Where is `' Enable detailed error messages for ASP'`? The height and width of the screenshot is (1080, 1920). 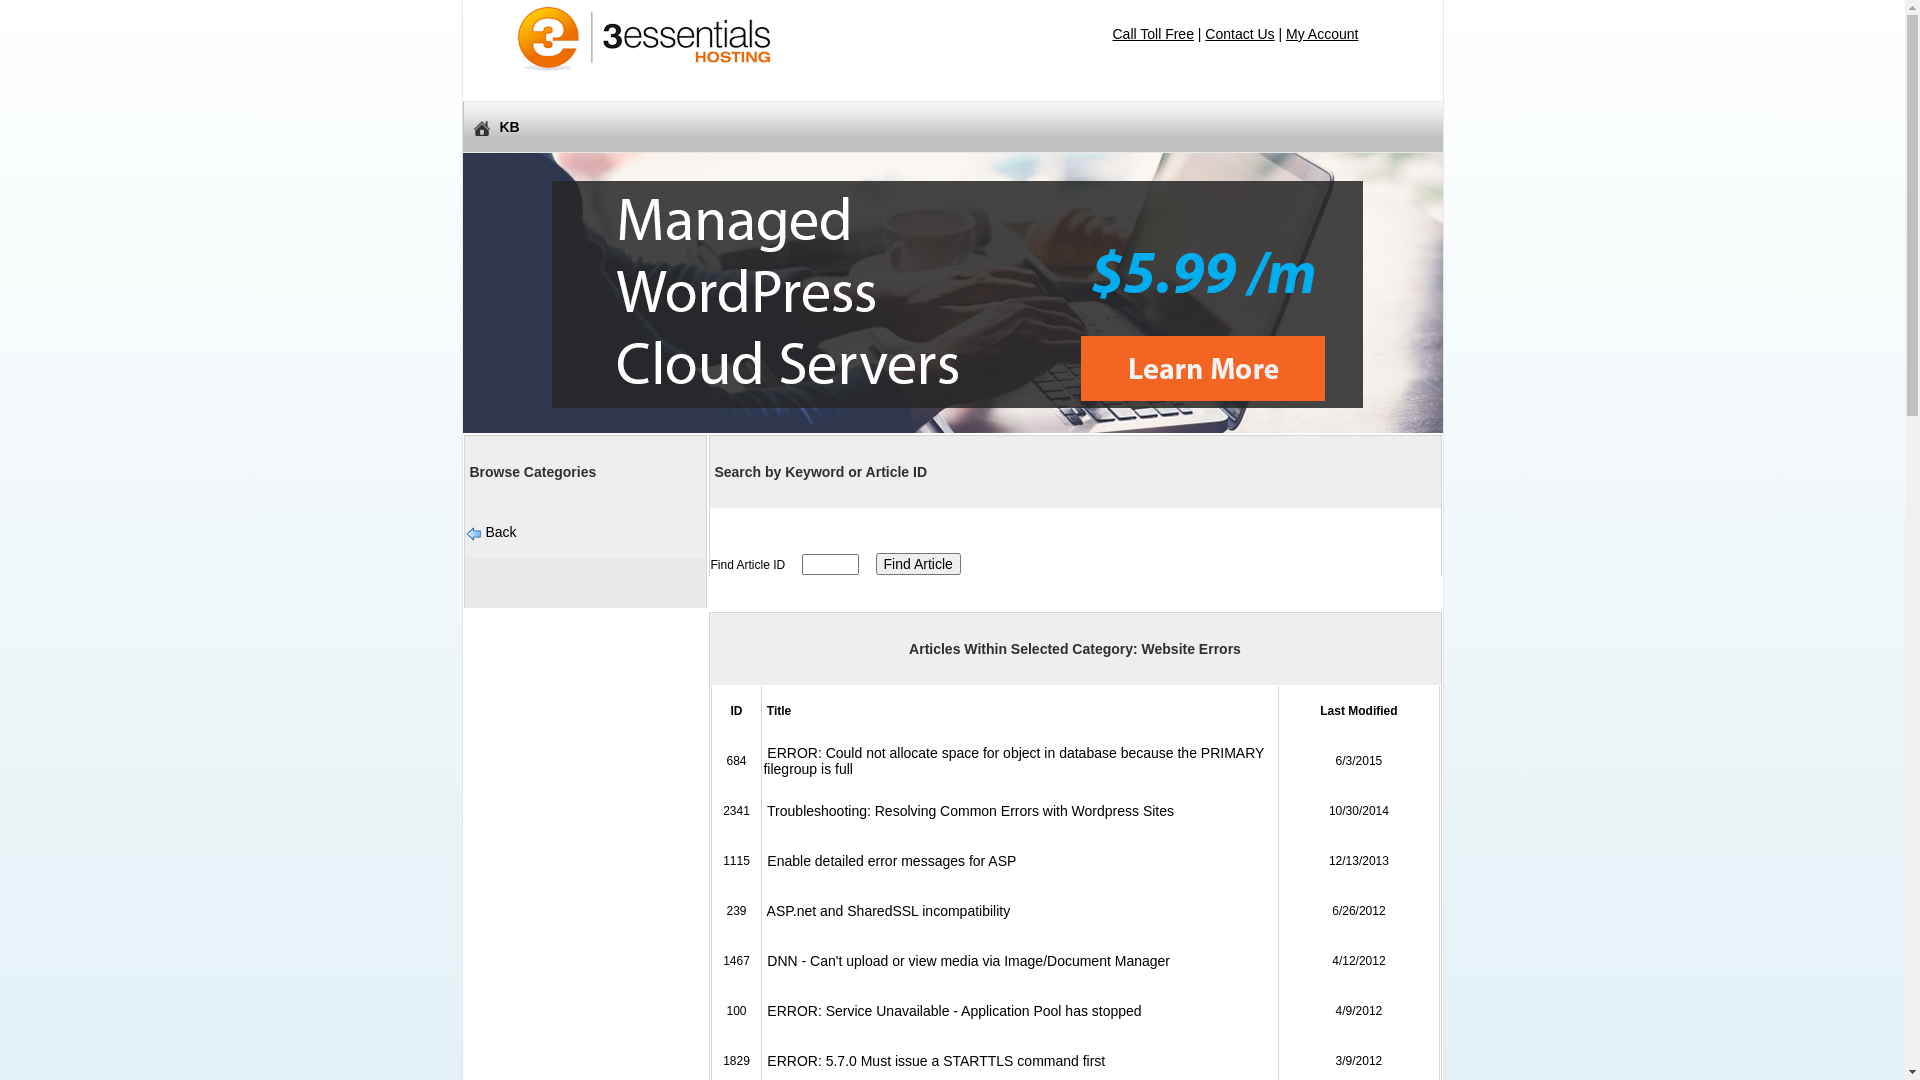
' Enable detailed error messages for ASP' is located at coordinates (888, 859).